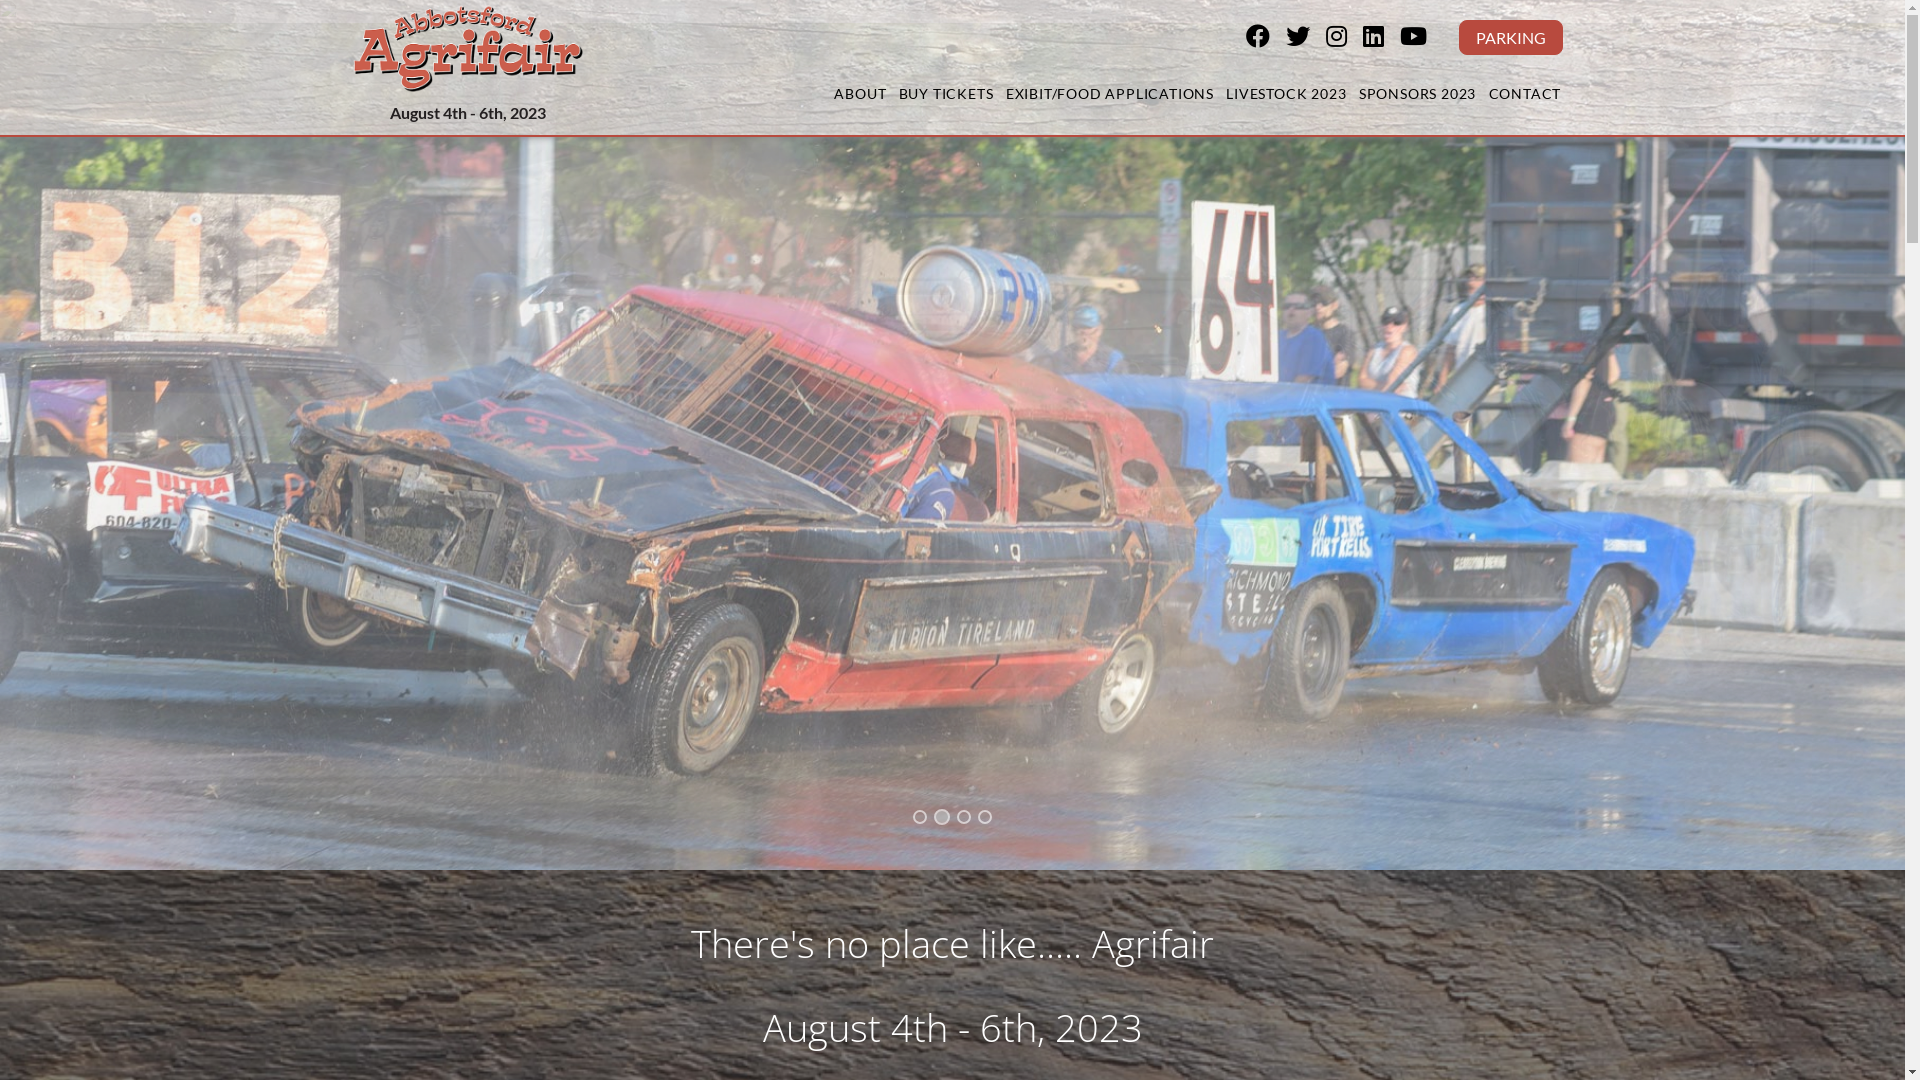  What do you see at coordinates (1003, 95) in the screenshot?
I see `'EXIBIT/FOOD APPLICATIONS'` at bounding box center [1003, 95].